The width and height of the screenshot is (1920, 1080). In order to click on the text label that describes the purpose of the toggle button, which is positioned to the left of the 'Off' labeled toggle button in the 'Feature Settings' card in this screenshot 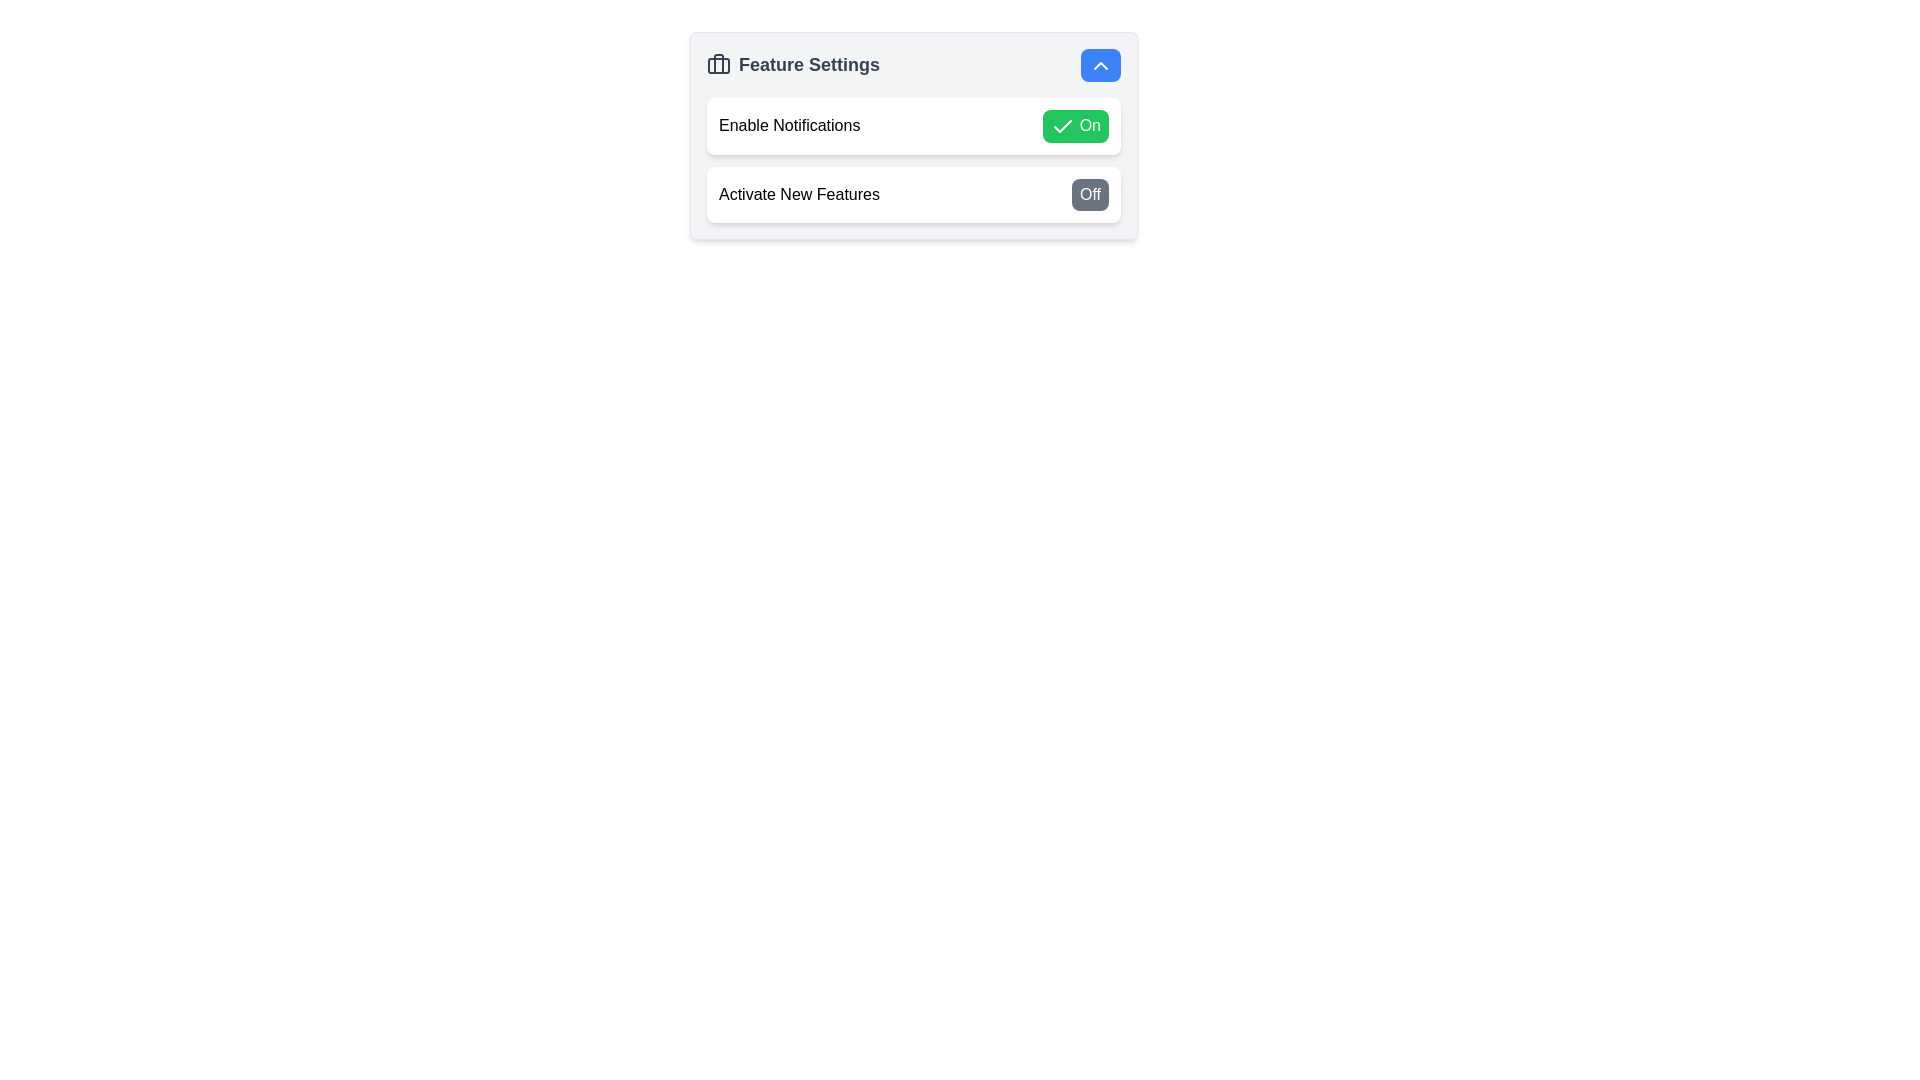, I will do `click(798, 194)`.